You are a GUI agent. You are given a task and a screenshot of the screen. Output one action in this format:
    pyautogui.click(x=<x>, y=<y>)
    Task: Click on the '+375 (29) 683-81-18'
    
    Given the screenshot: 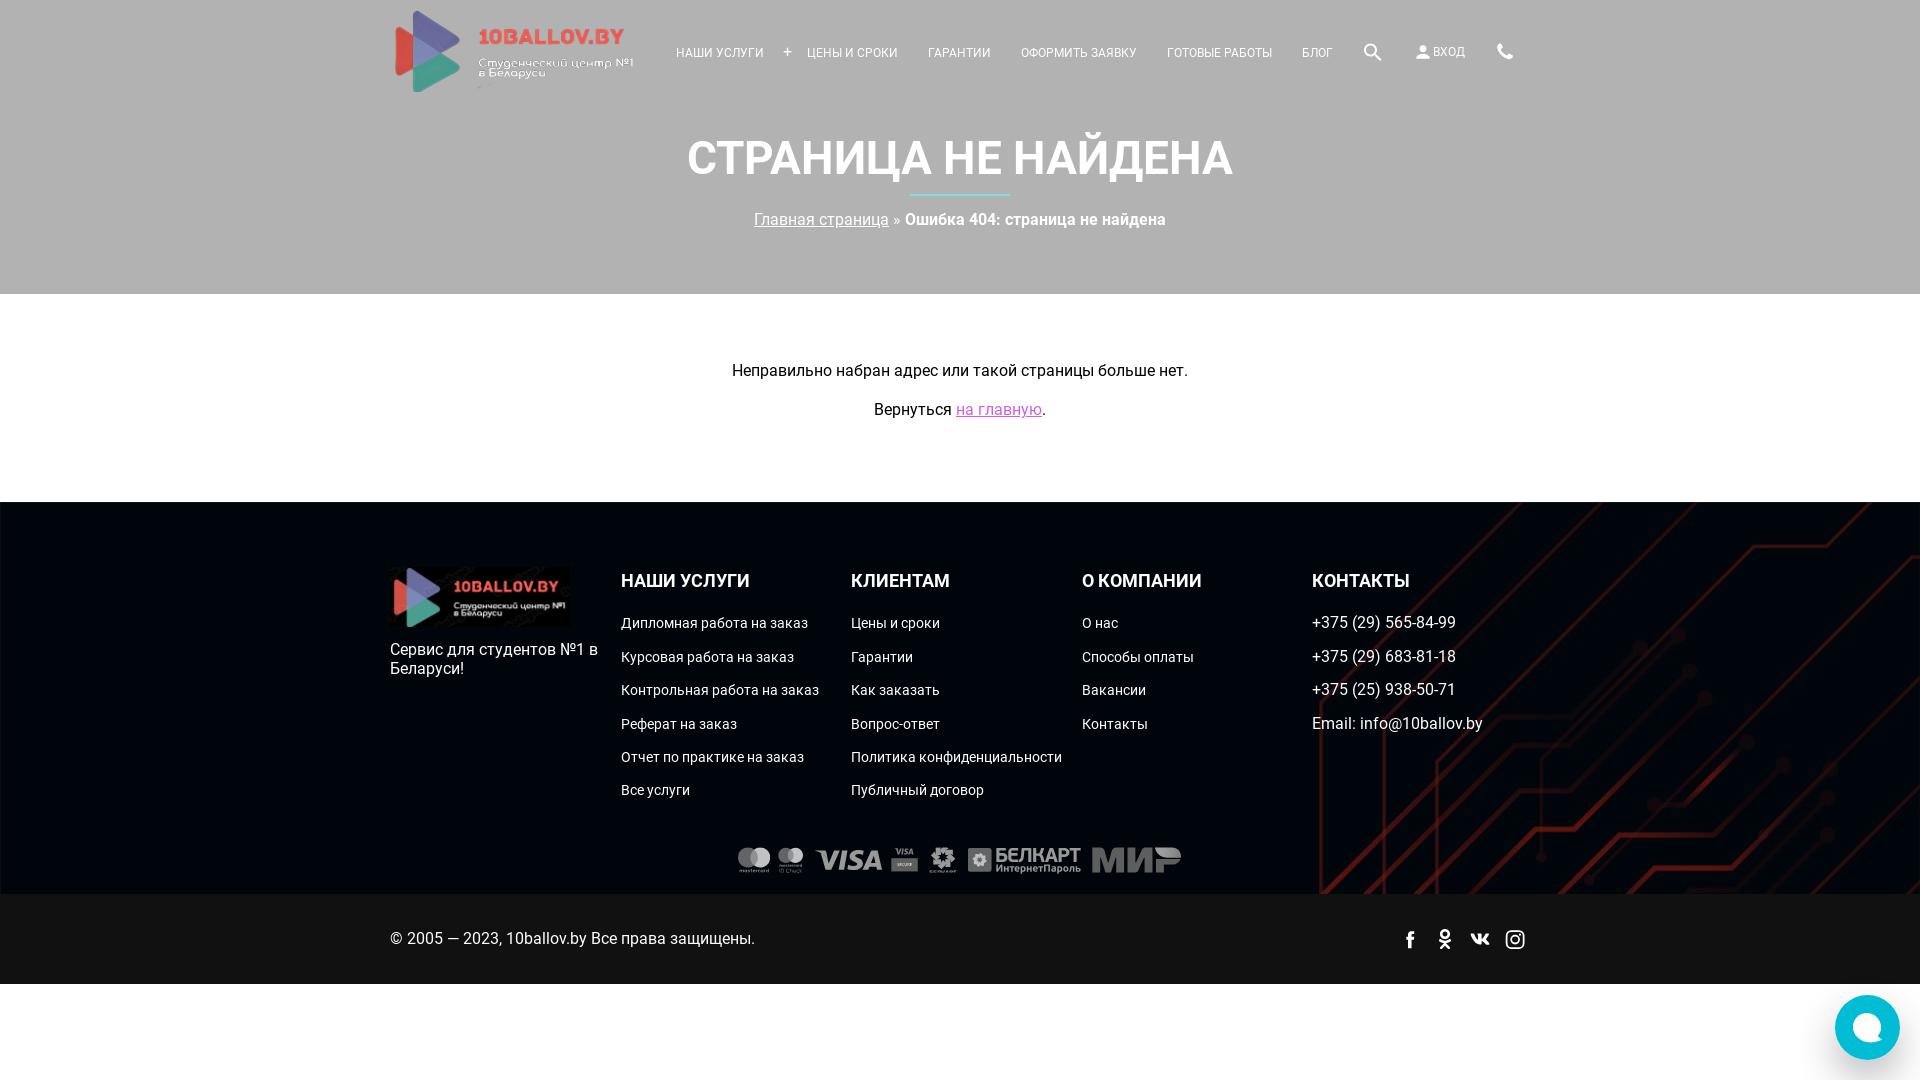 What is the action you would take?
    pyautogui.click(x=1382, y=656)
    